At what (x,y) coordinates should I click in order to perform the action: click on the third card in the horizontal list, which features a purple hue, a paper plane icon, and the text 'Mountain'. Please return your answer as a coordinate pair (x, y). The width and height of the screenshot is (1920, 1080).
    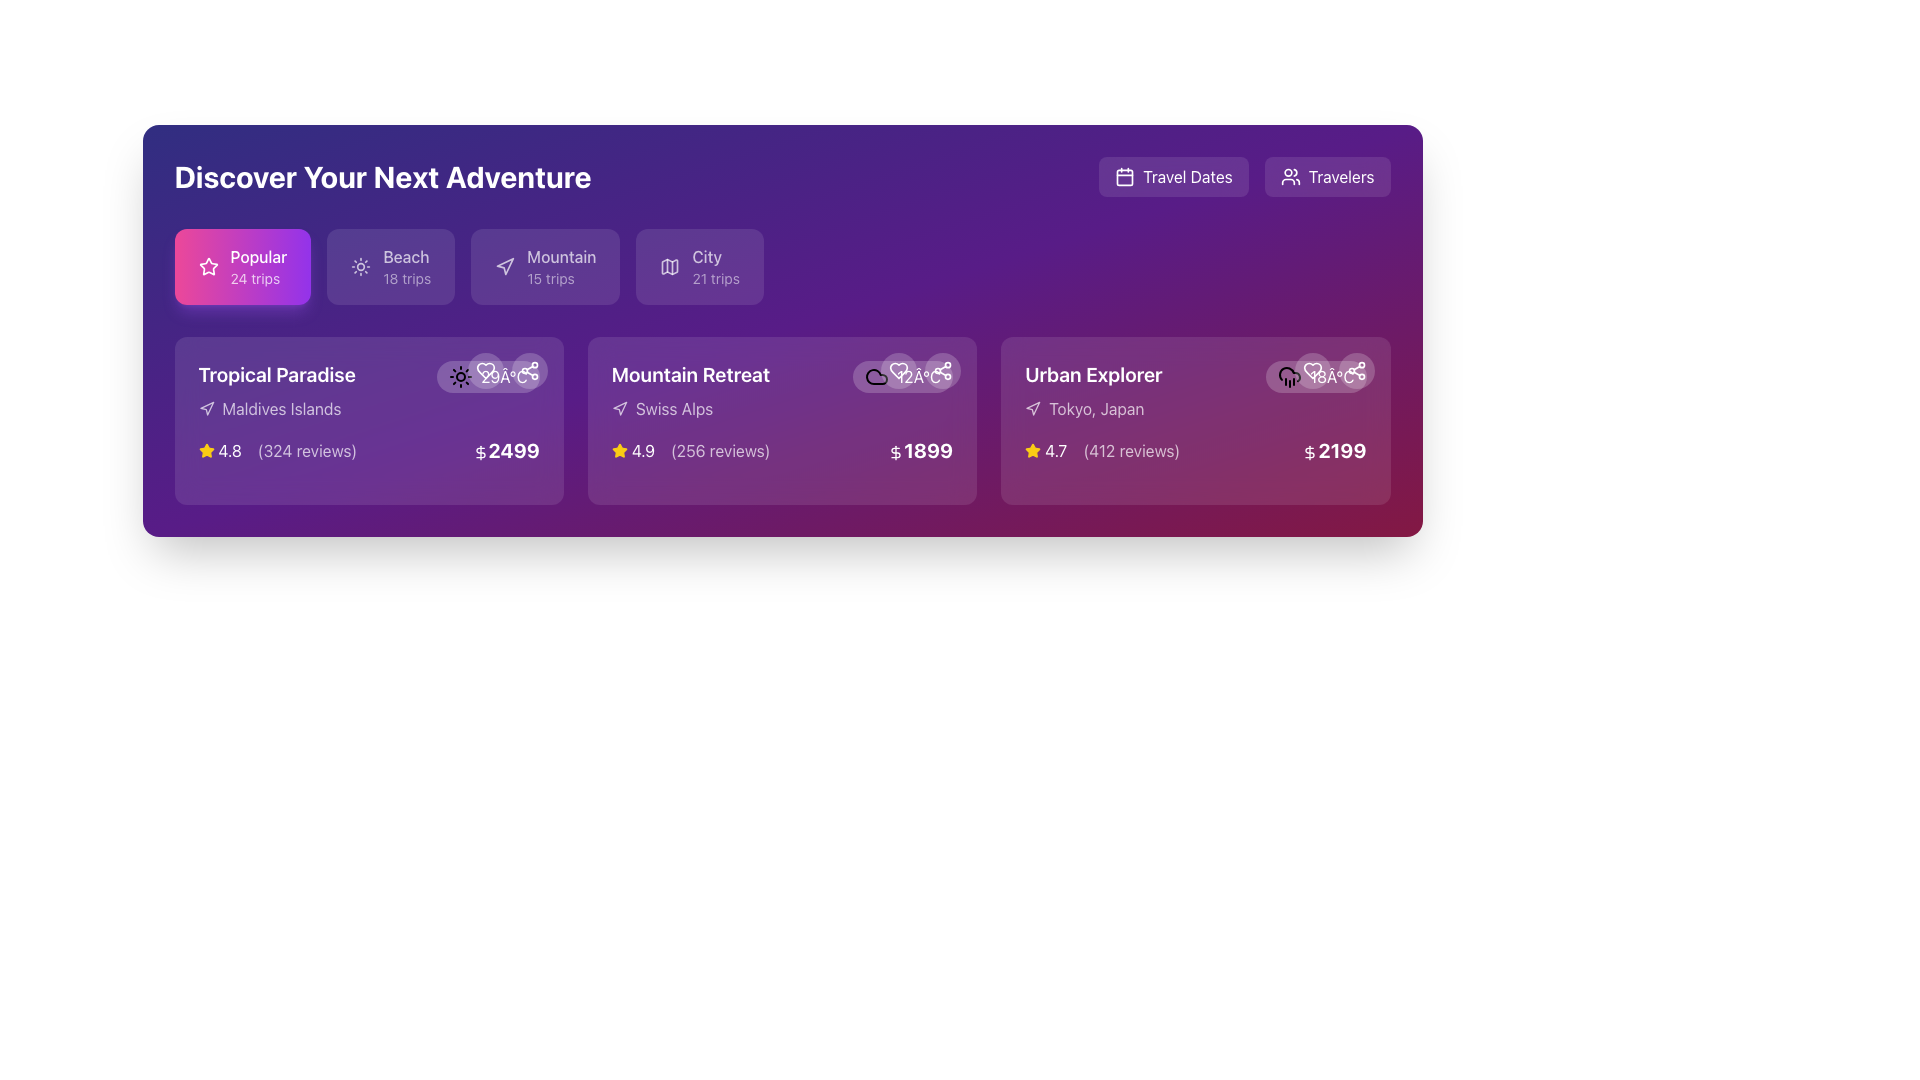
    Looking at the image, I should click on (545, 265).